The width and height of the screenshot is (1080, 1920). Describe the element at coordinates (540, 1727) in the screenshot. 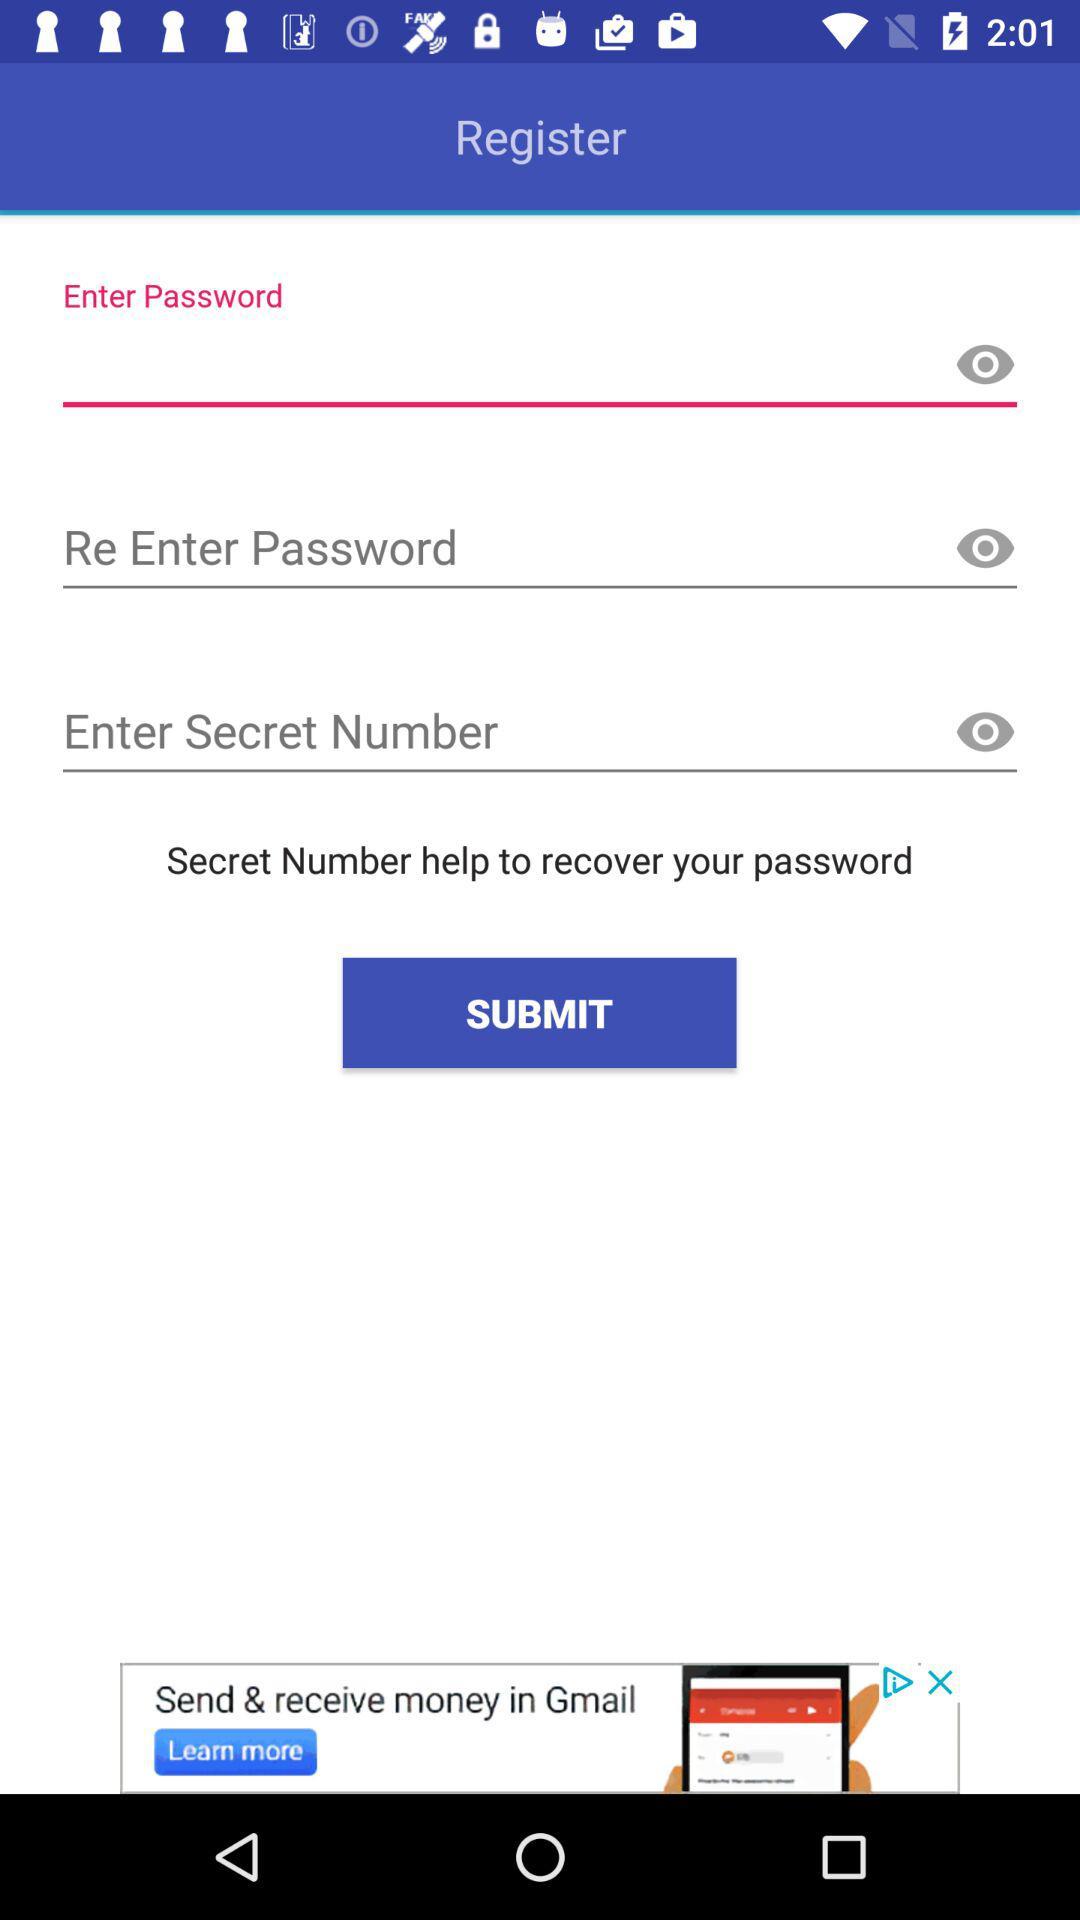

I see `advertisement` at that location.